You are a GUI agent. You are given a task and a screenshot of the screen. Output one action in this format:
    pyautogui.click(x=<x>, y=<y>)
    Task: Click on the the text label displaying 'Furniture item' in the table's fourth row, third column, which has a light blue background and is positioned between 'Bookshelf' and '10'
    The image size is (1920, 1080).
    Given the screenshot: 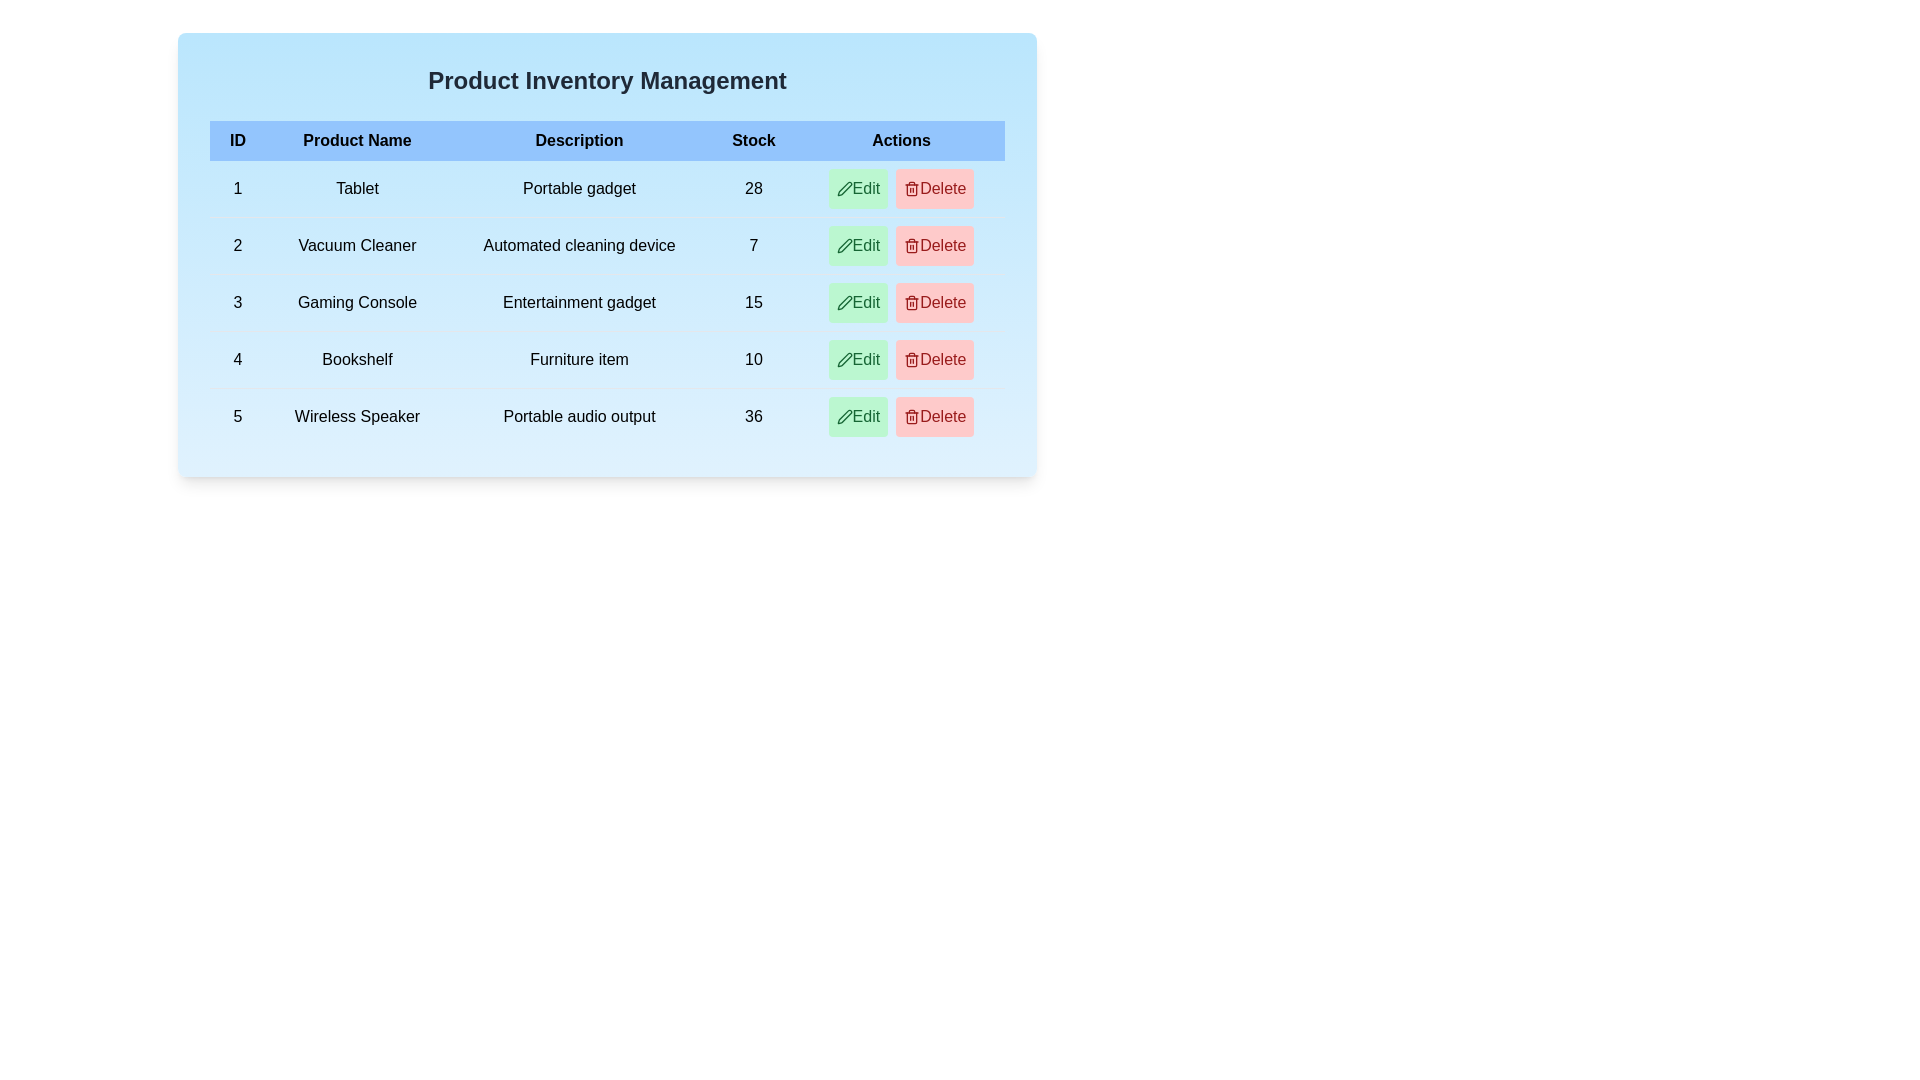 What is the action you would take?
    pyautogui.click(x=578, y=358)
    